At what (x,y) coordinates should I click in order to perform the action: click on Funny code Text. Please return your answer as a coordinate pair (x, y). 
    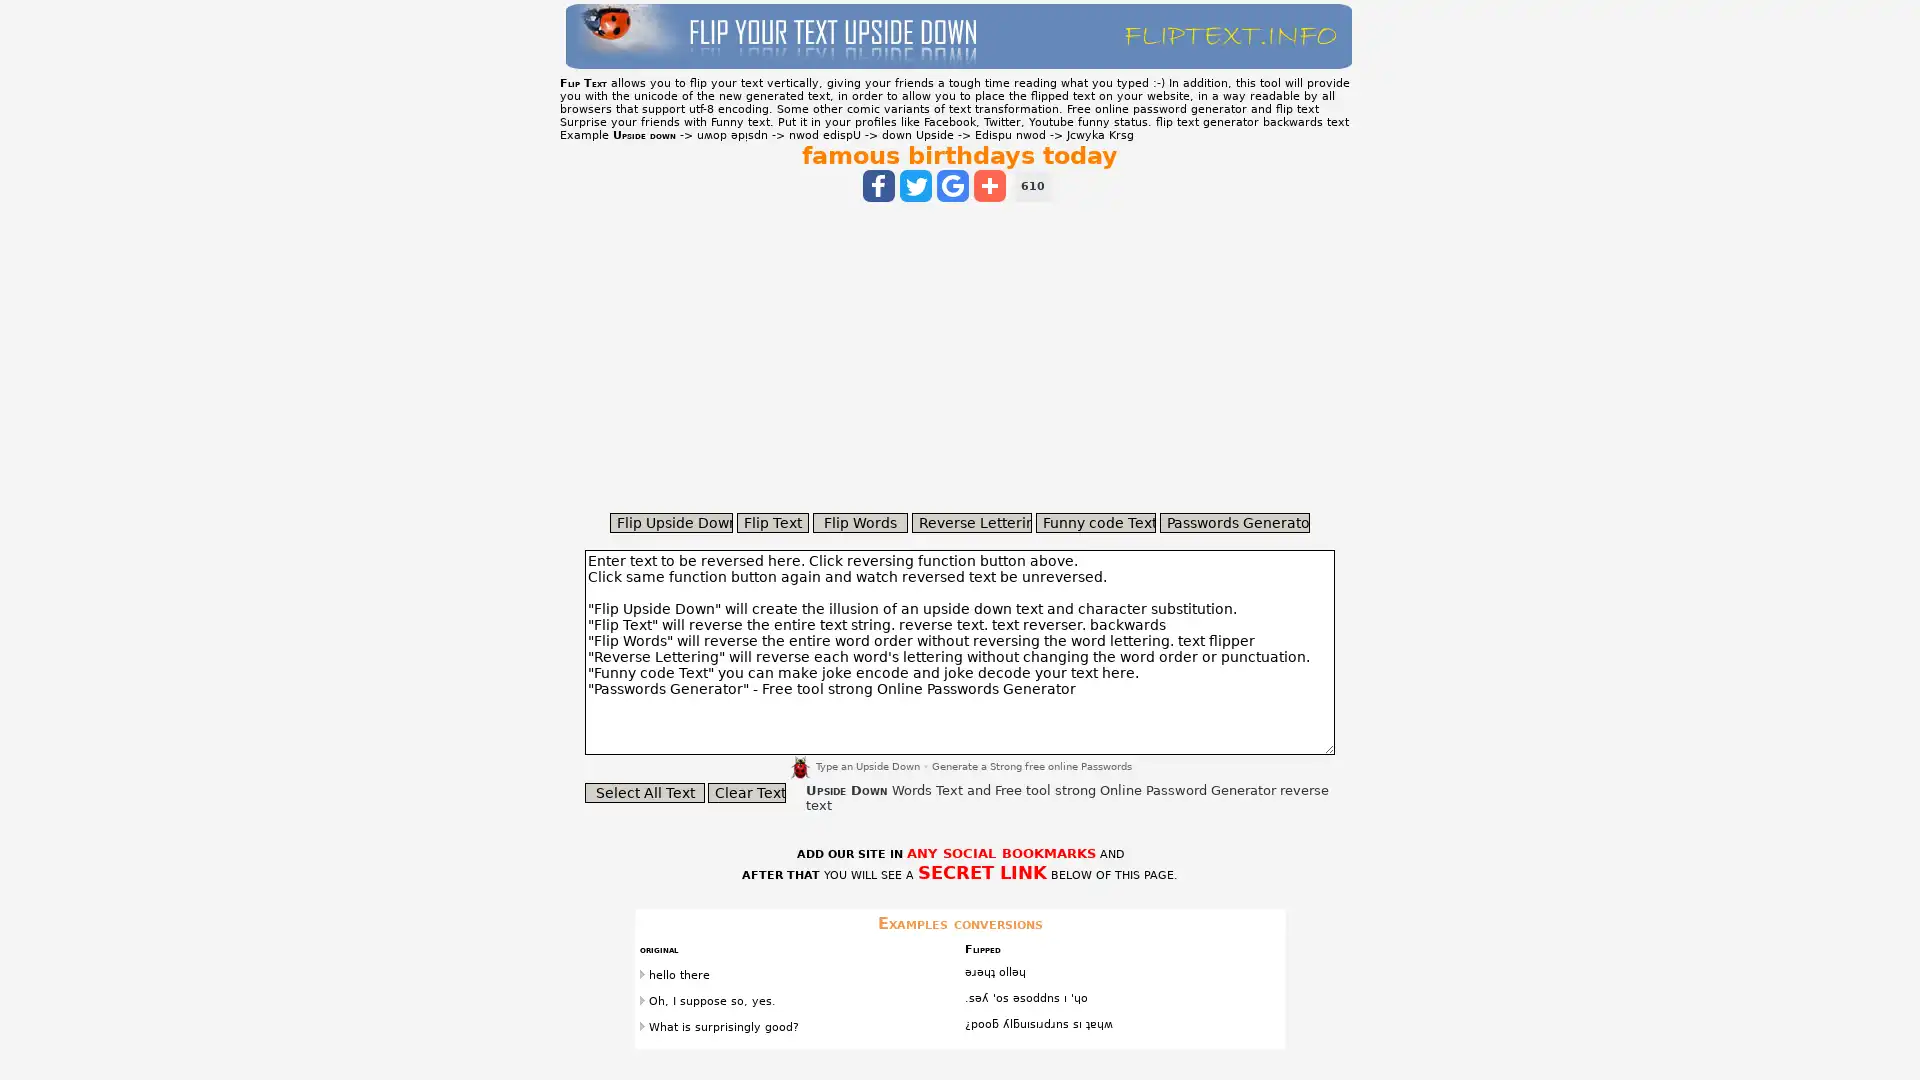
    Looking at the image, I should click on (1094, 522).